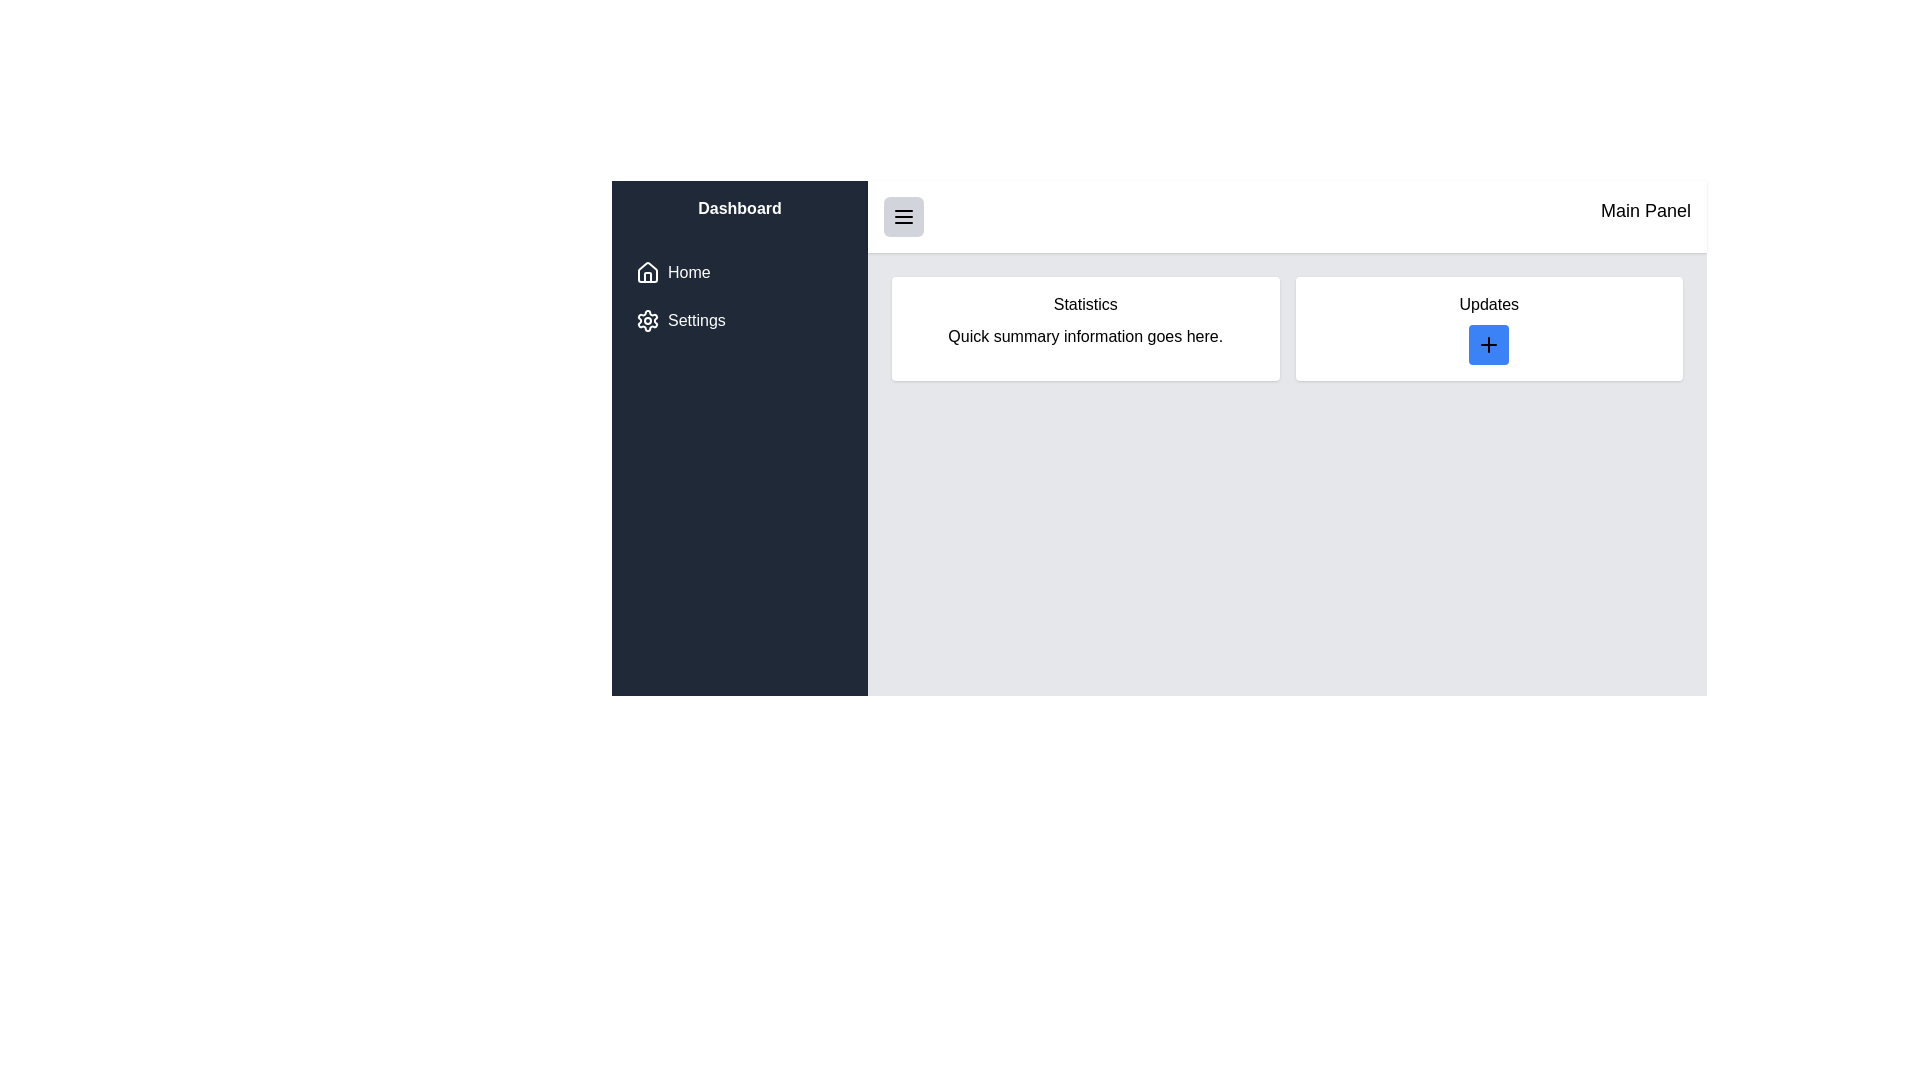 This screenshot has height=1080, width=1920. Describe the element at coordinates (648, 319) in the screenshot. I see `the cogwheel icon in the left-side navigation panel` at that location.